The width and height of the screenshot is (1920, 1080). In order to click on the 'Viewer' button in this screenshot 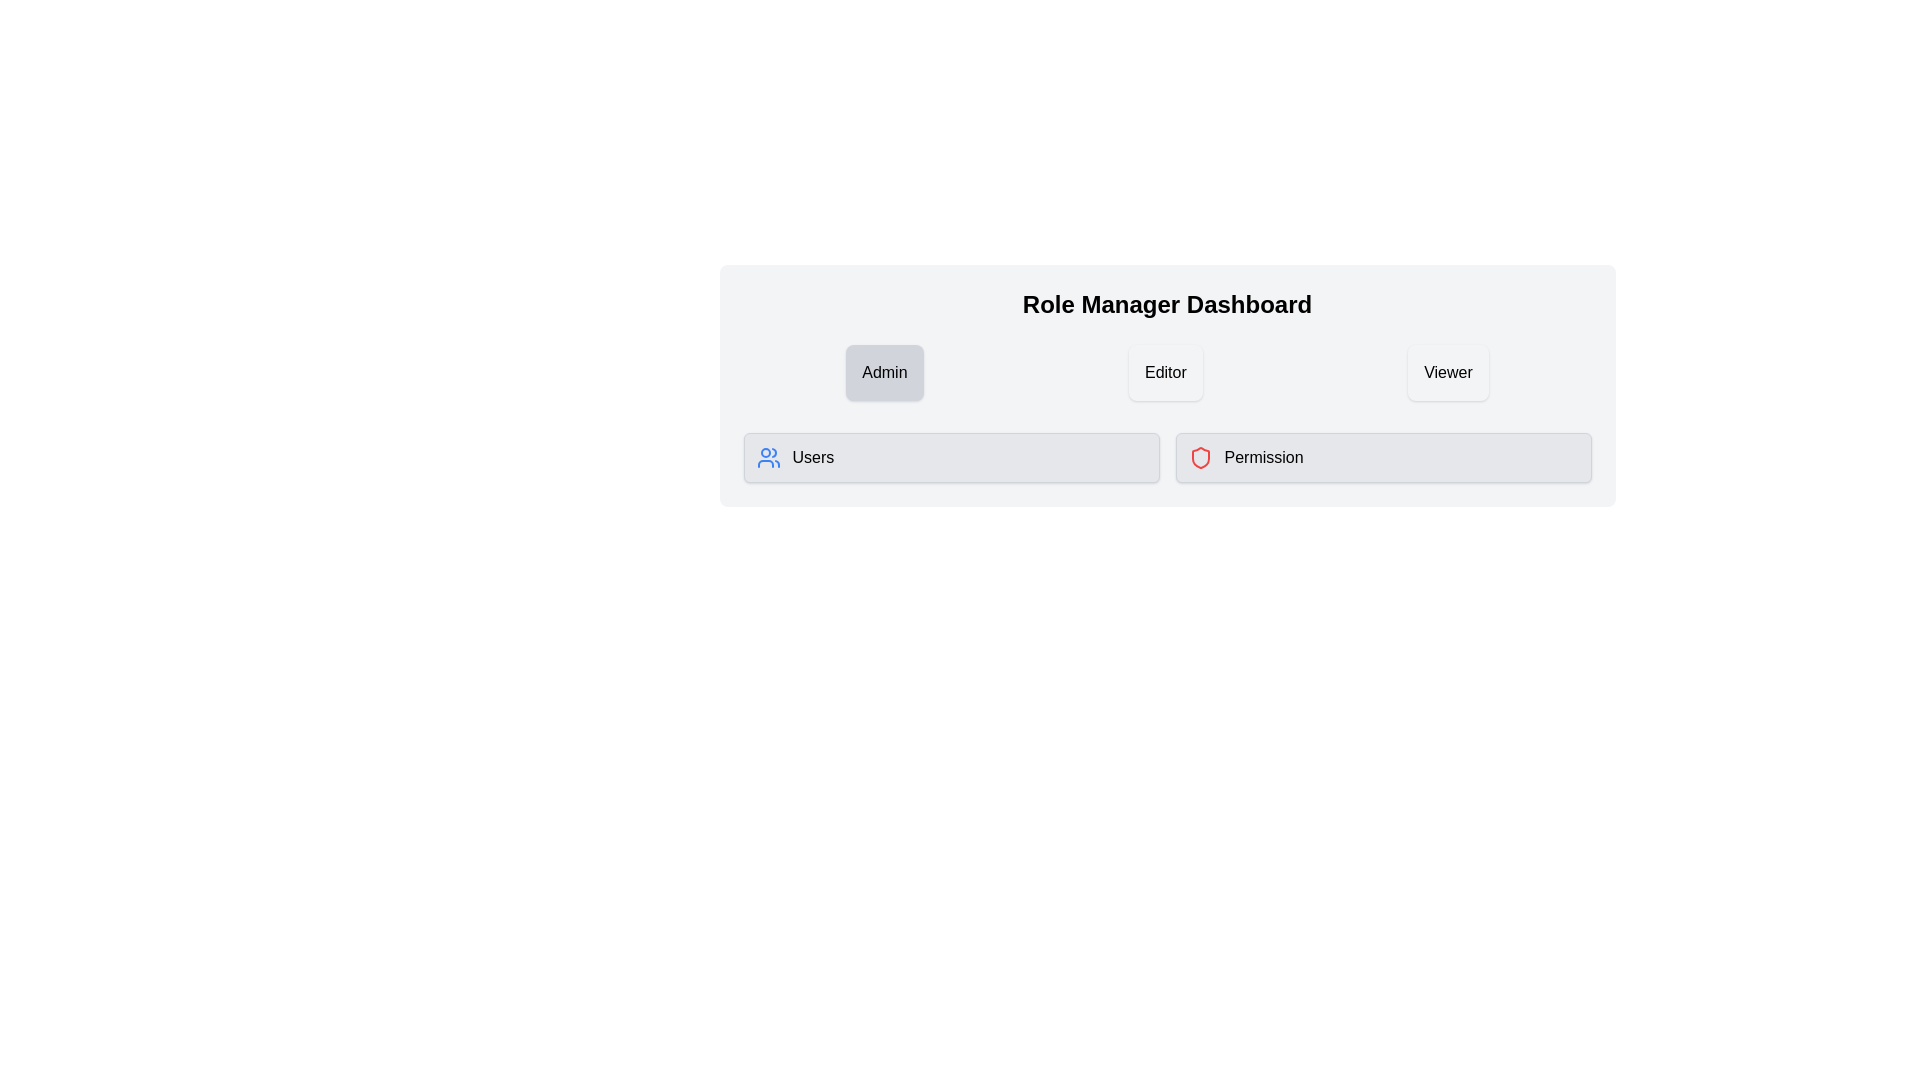, I will do `click(1448, 373)`.